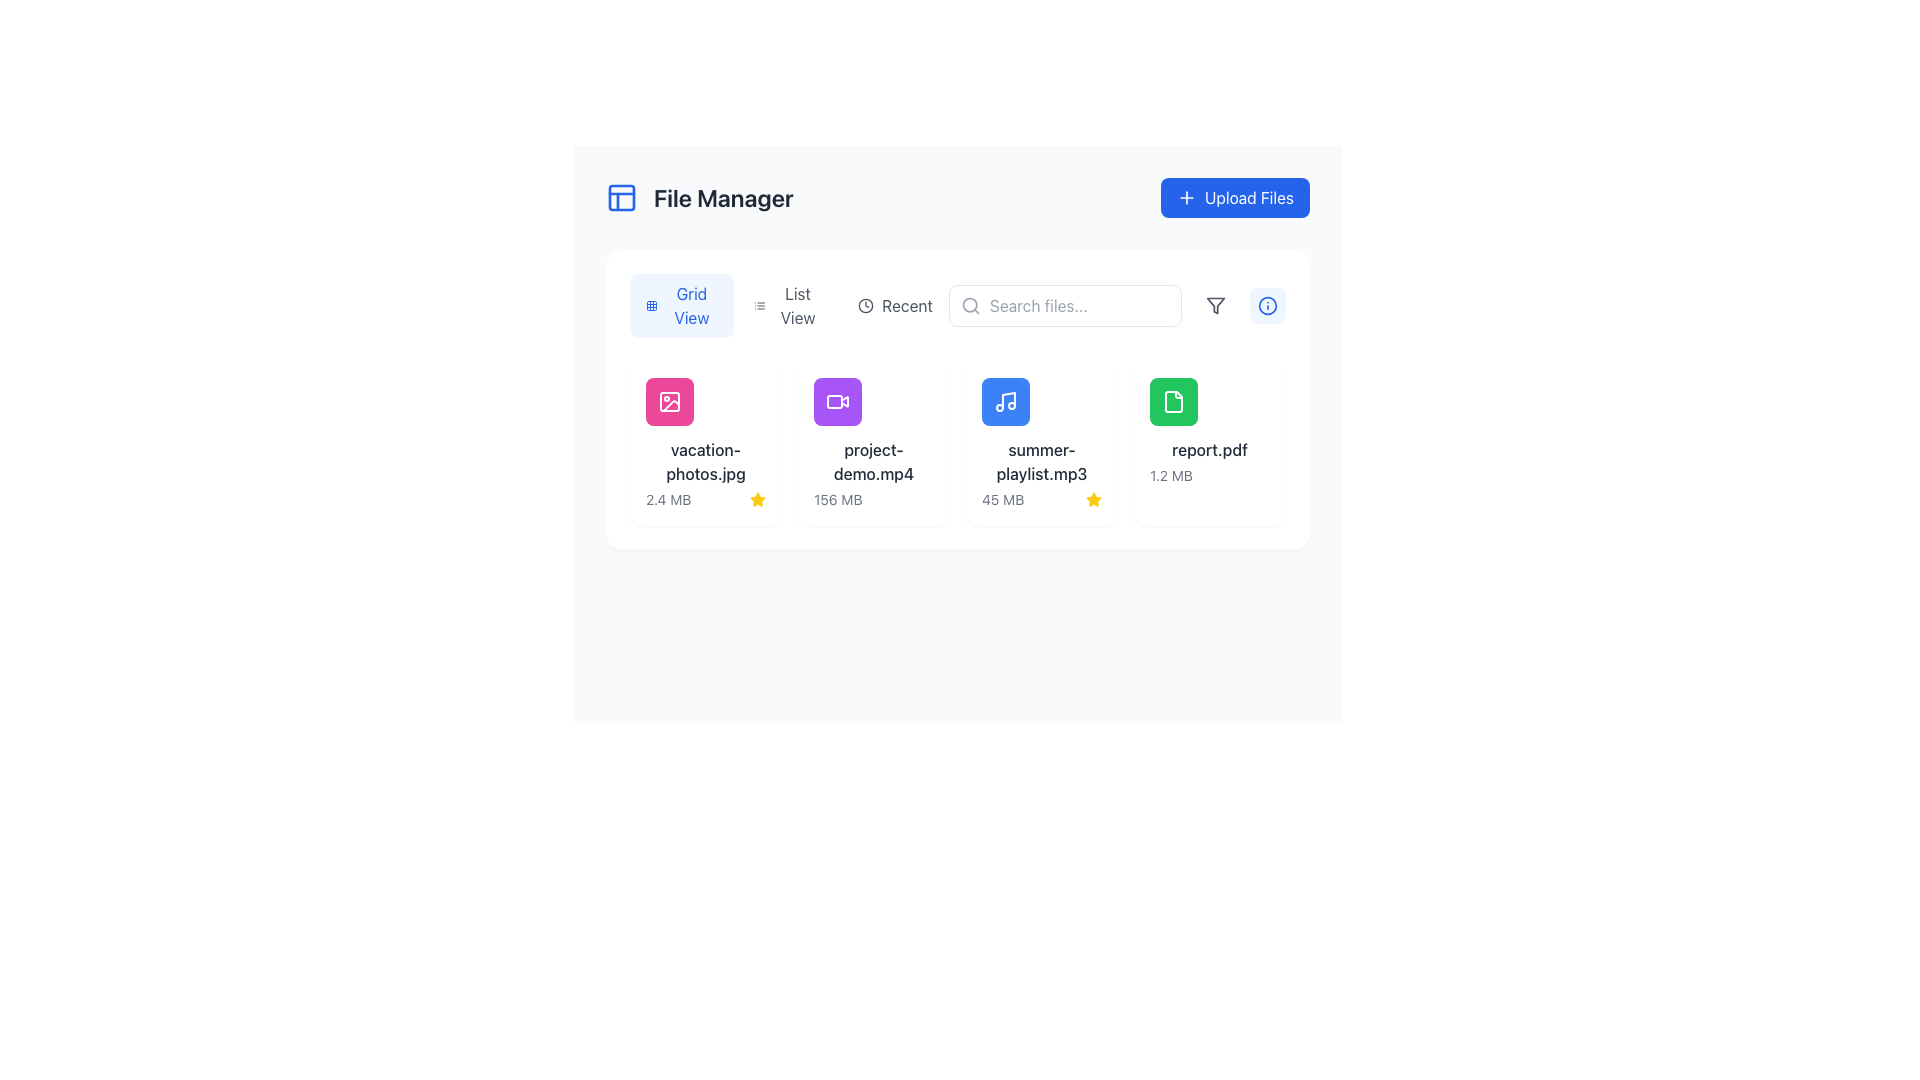 This screenshot has height=1080, width=1920. Describe the element at coordinates (797, 305) in the screenshot. I see `the 'List View' toggle button located on the left side of the interface, next to the 'Grid View' element` at that location.